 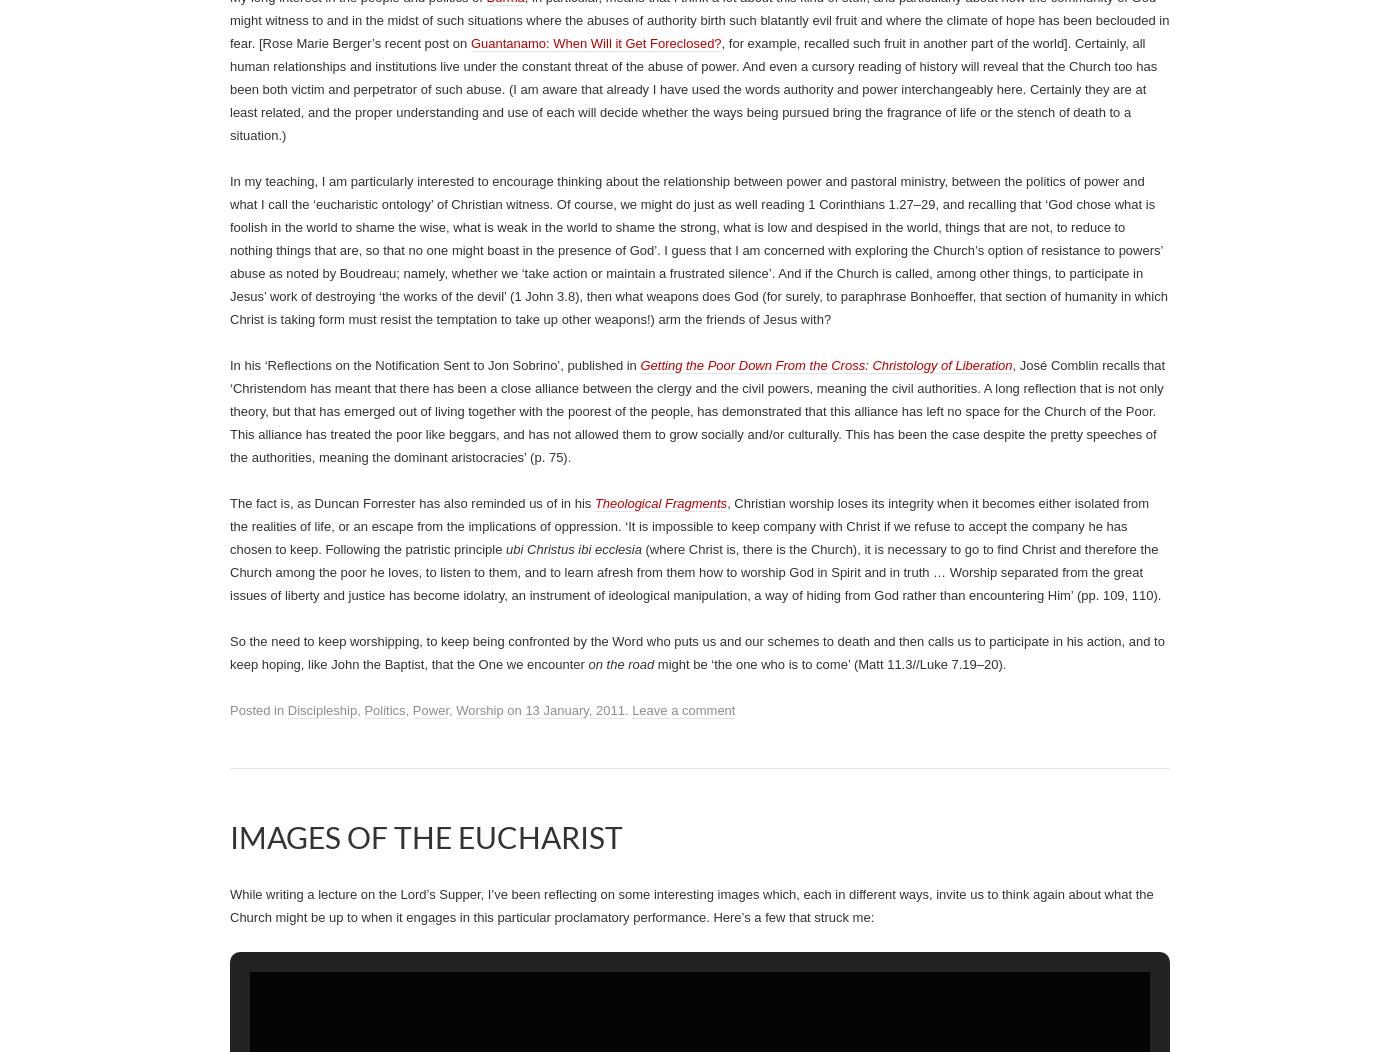 I want to click on 'We may never see the end results, but that is the difference', so click(x=461, y=74).